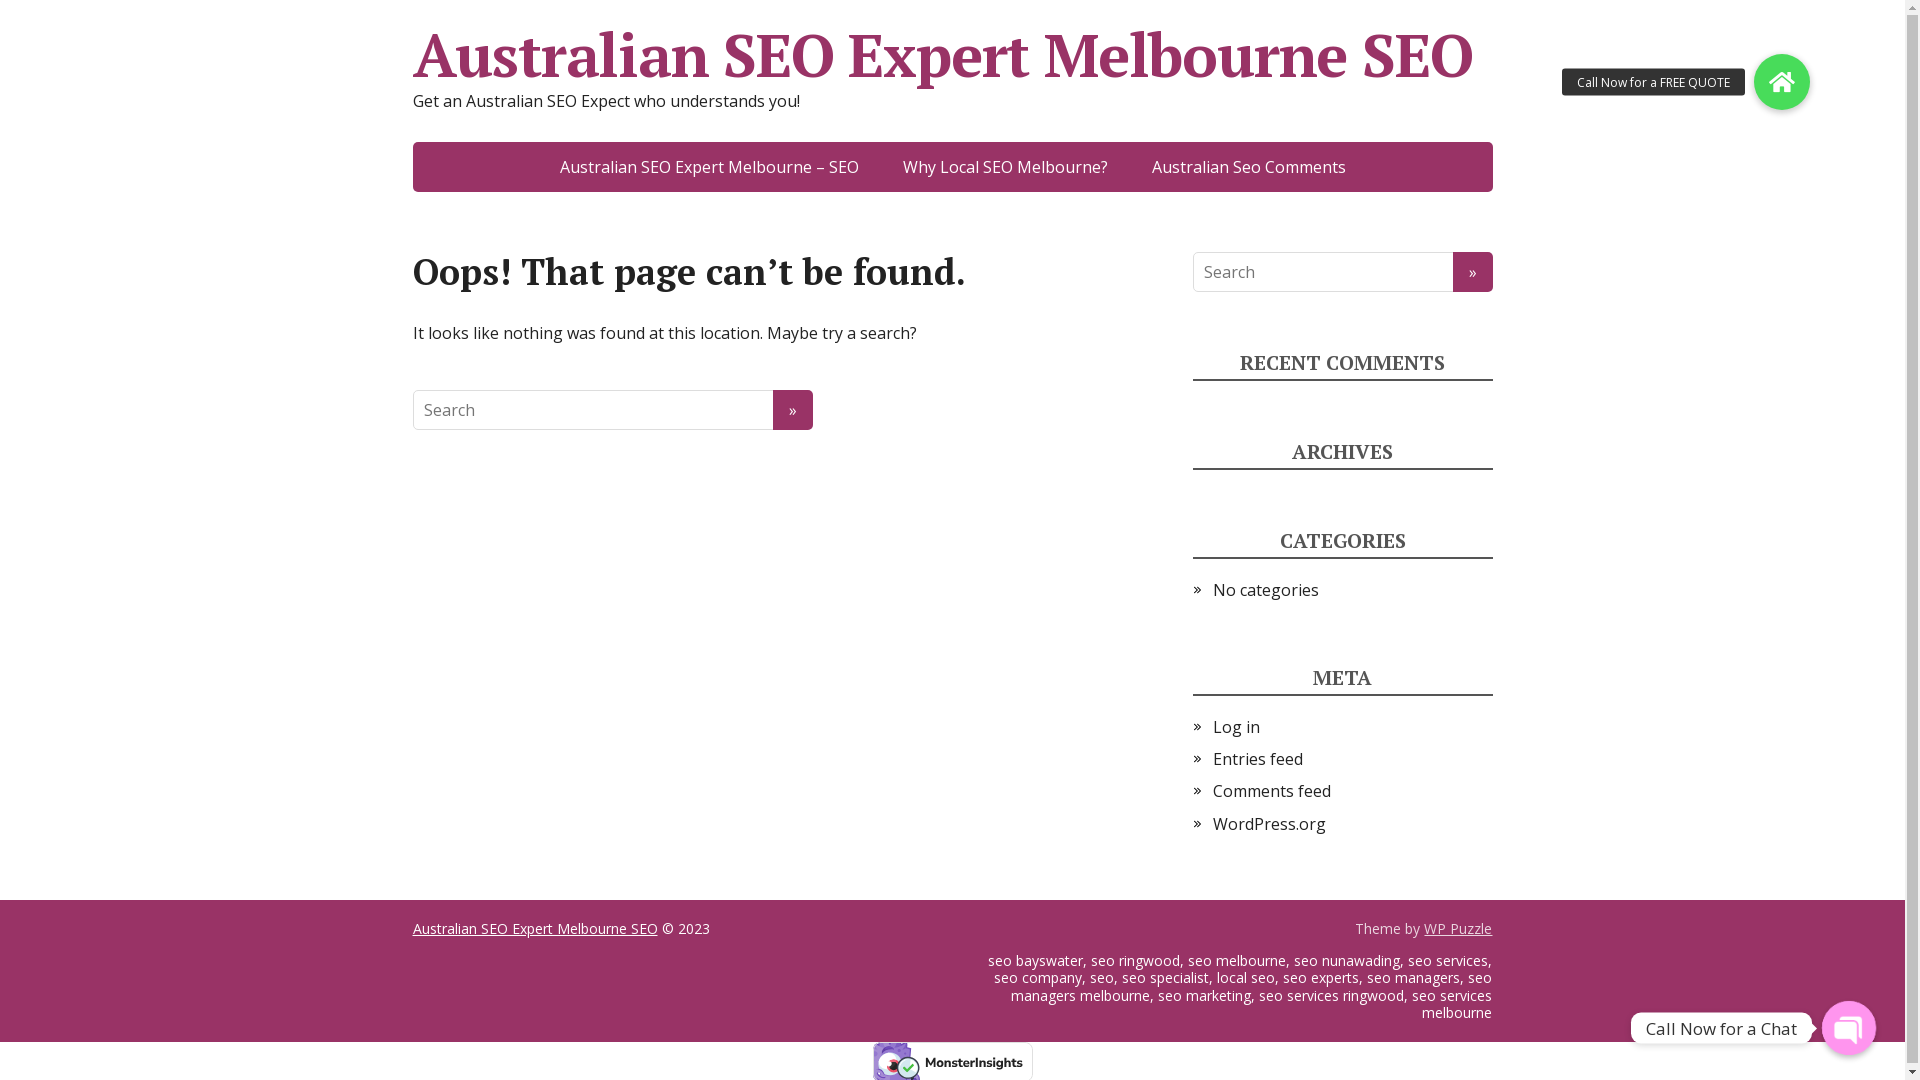 This screenshot has width=1920, height=1080. I want to click on 'Australian SEO Expert Melbourne SEO', so click(950, 53).